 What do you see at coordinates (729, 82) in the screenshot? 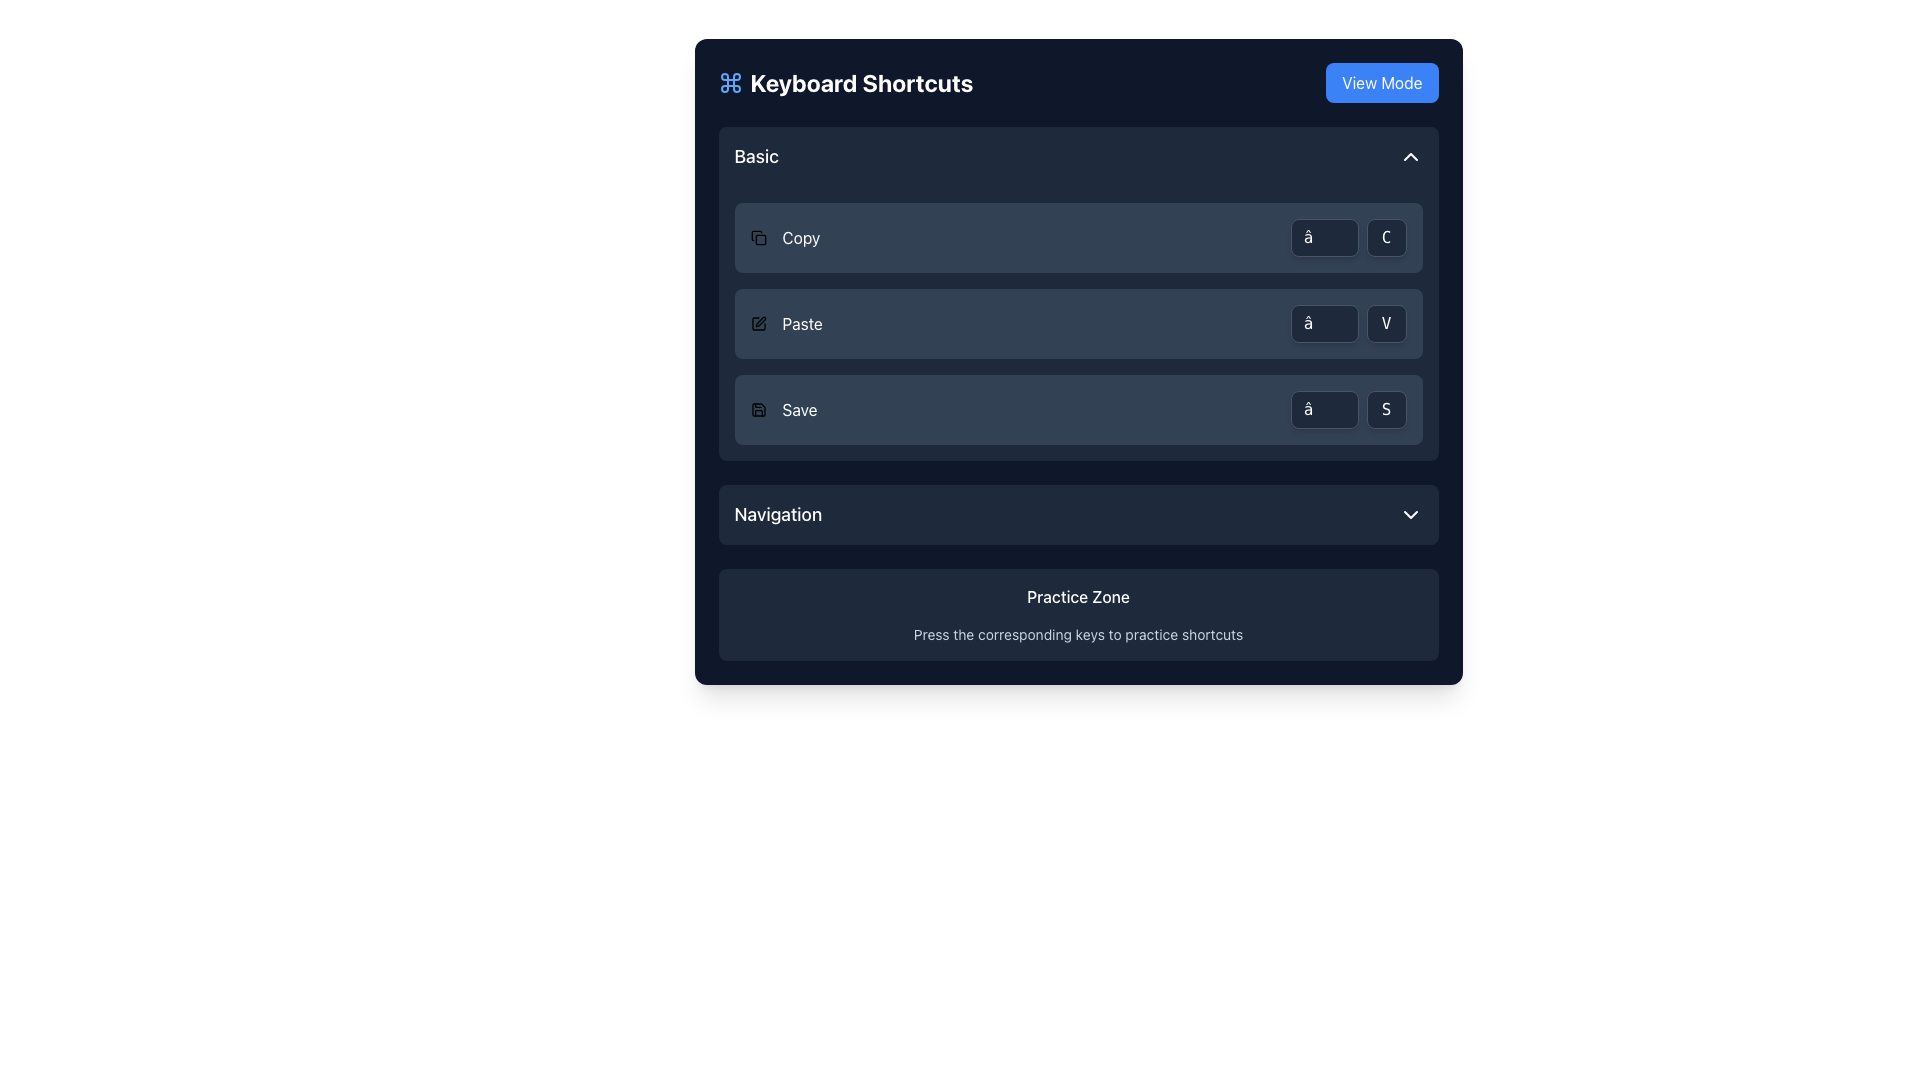
I see `the blue command-shaped icon located to the left of the 'Keyboard Shortcuts' text in the header section of the interface` at bounding box center [729, 82].